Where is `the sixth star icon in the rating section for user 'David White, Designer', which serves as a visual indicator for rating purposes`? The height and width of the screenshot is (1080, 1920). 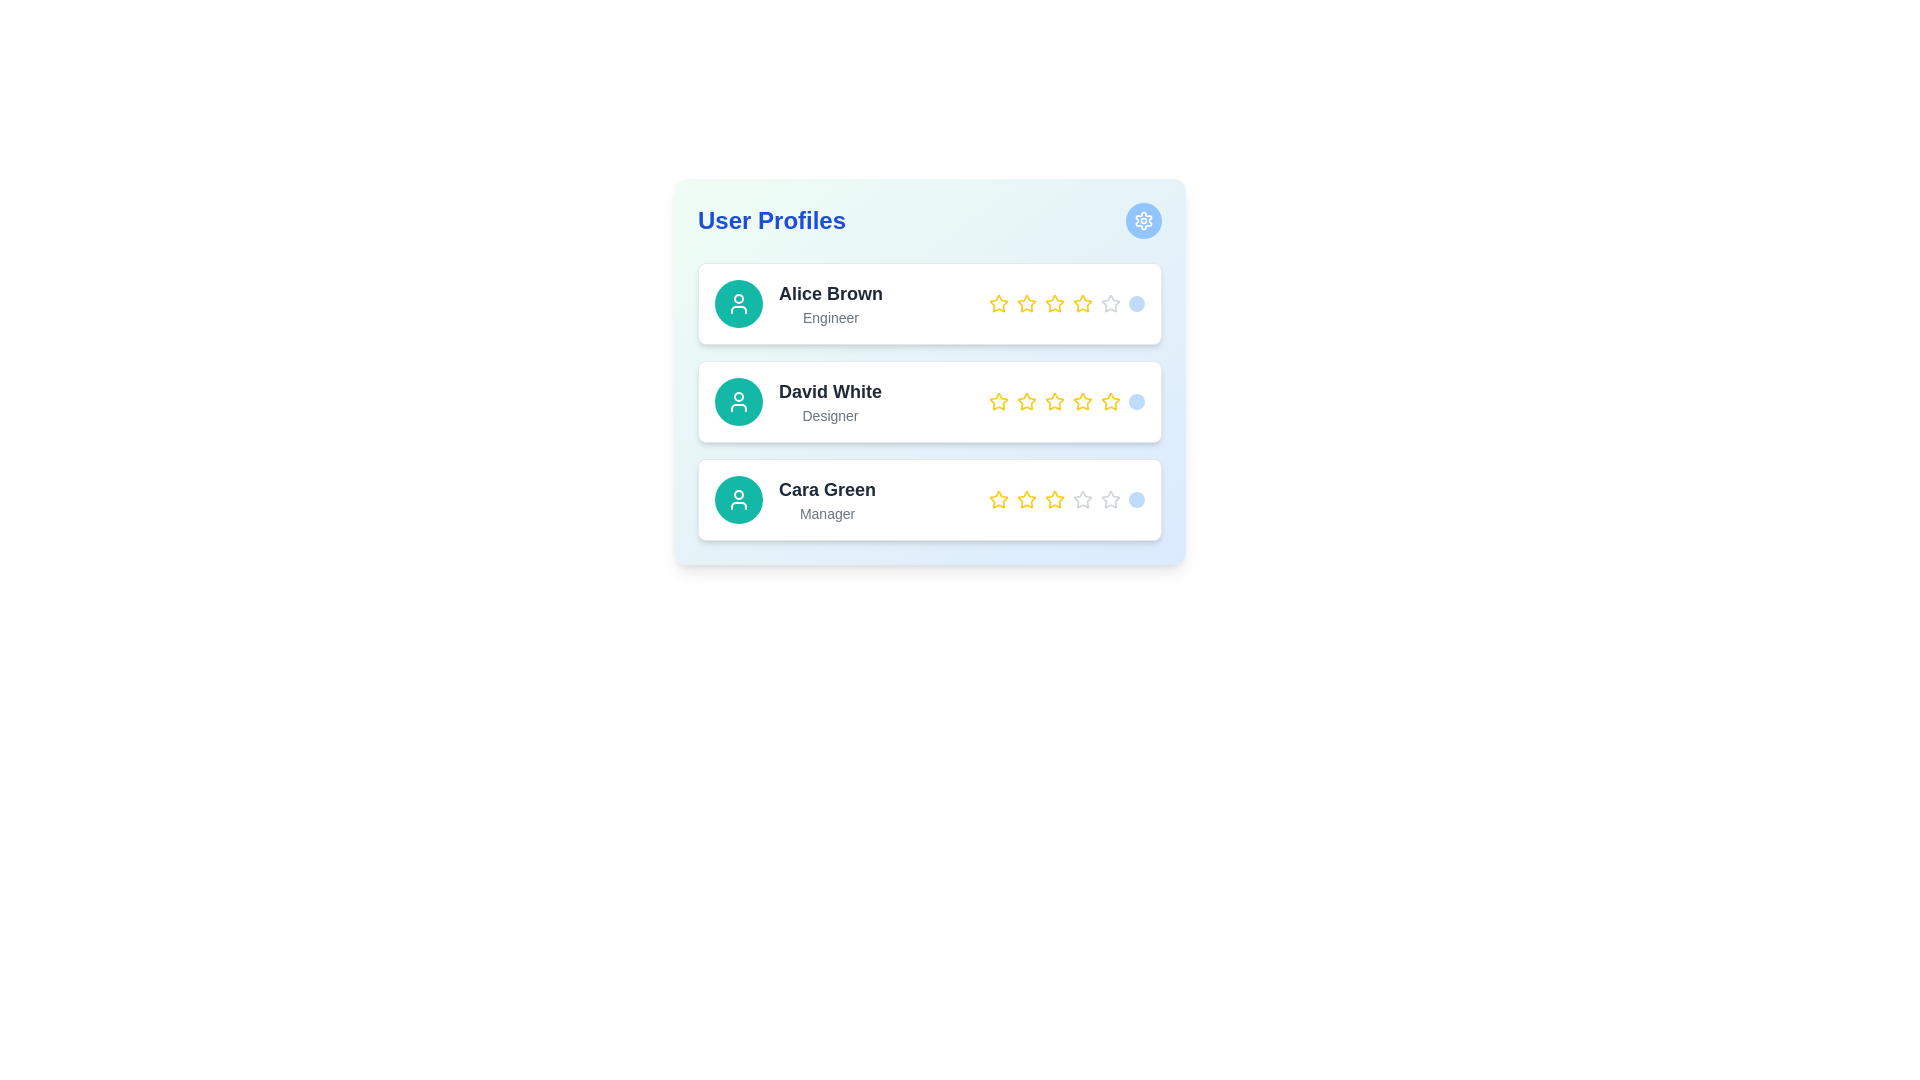 the sixth star icon in the rating section for user 'David White, Designer', which serves as a visual indicator for rating purposes is located at coordinates (1109, 401).